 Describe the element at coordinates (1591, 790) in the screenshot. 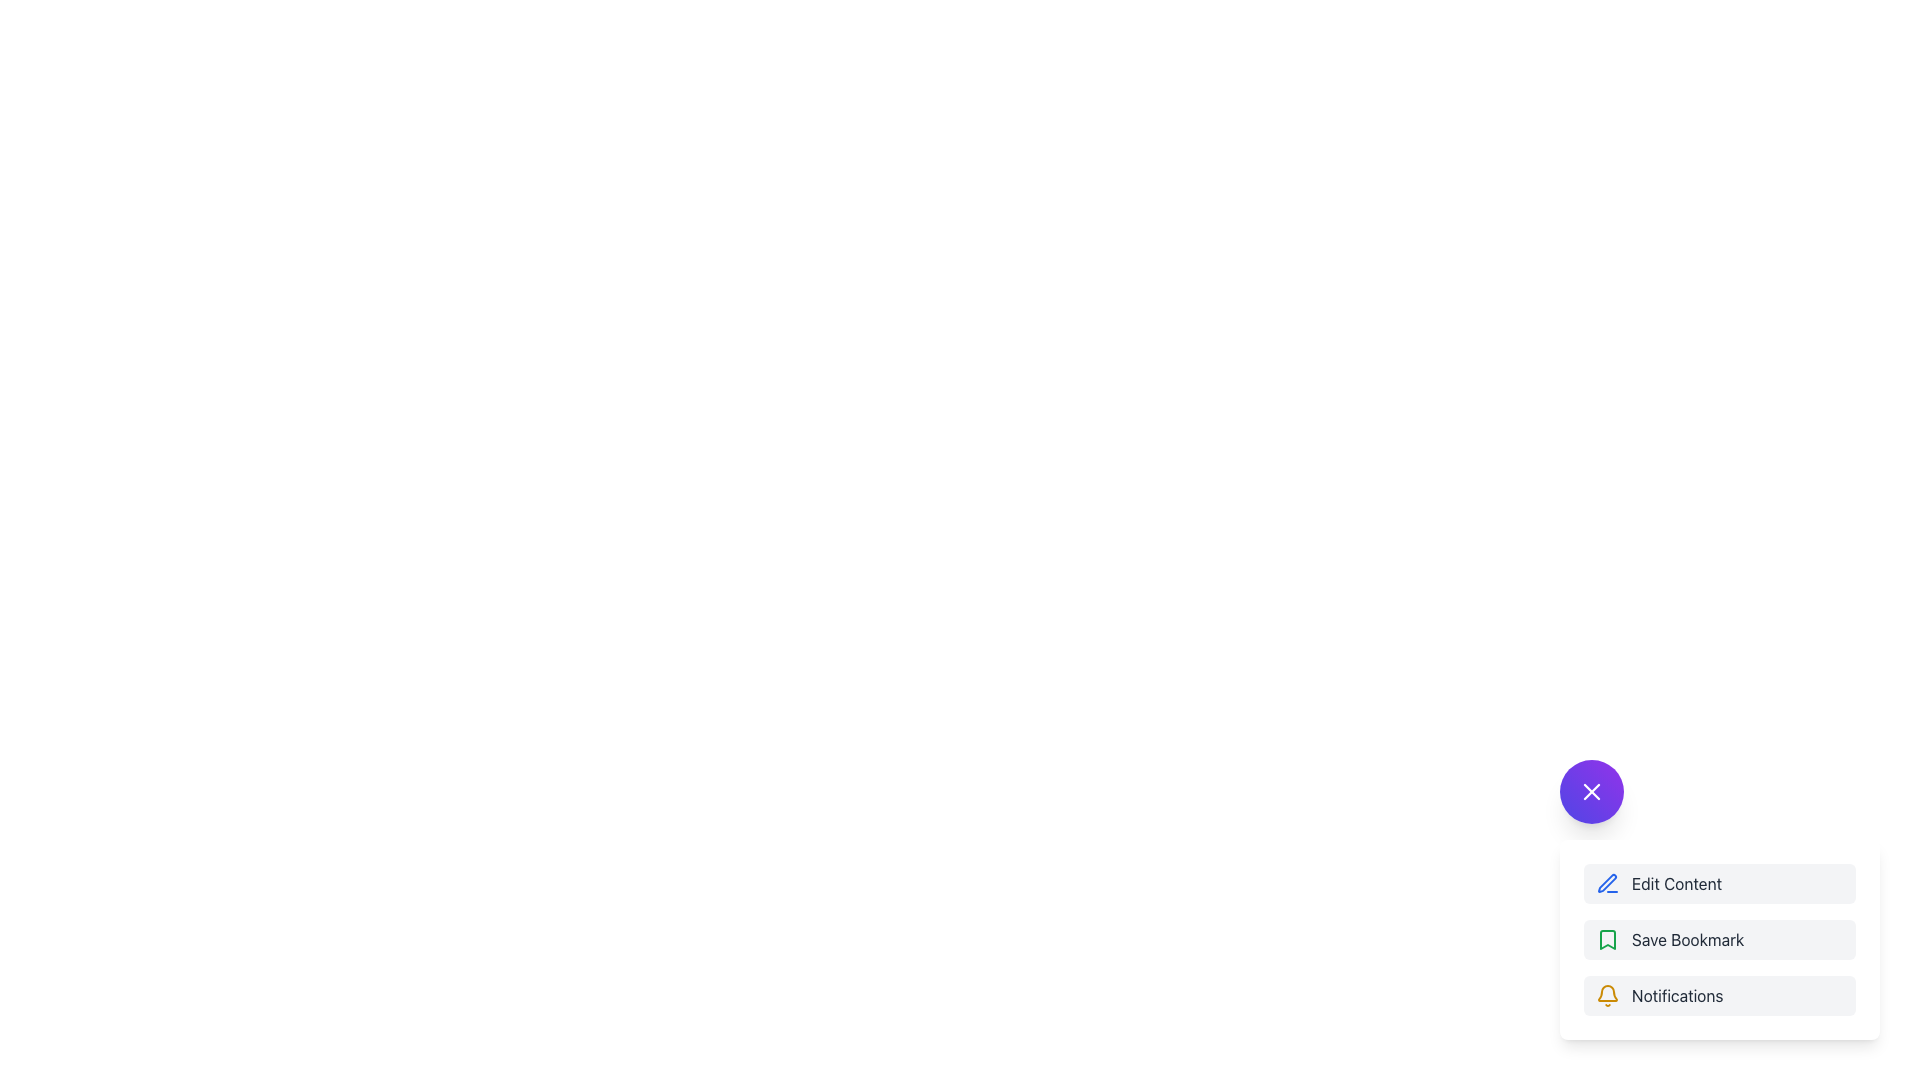

I see `the cross-shaped icon, which is centrally positioned inside a purple circular button` at that location.